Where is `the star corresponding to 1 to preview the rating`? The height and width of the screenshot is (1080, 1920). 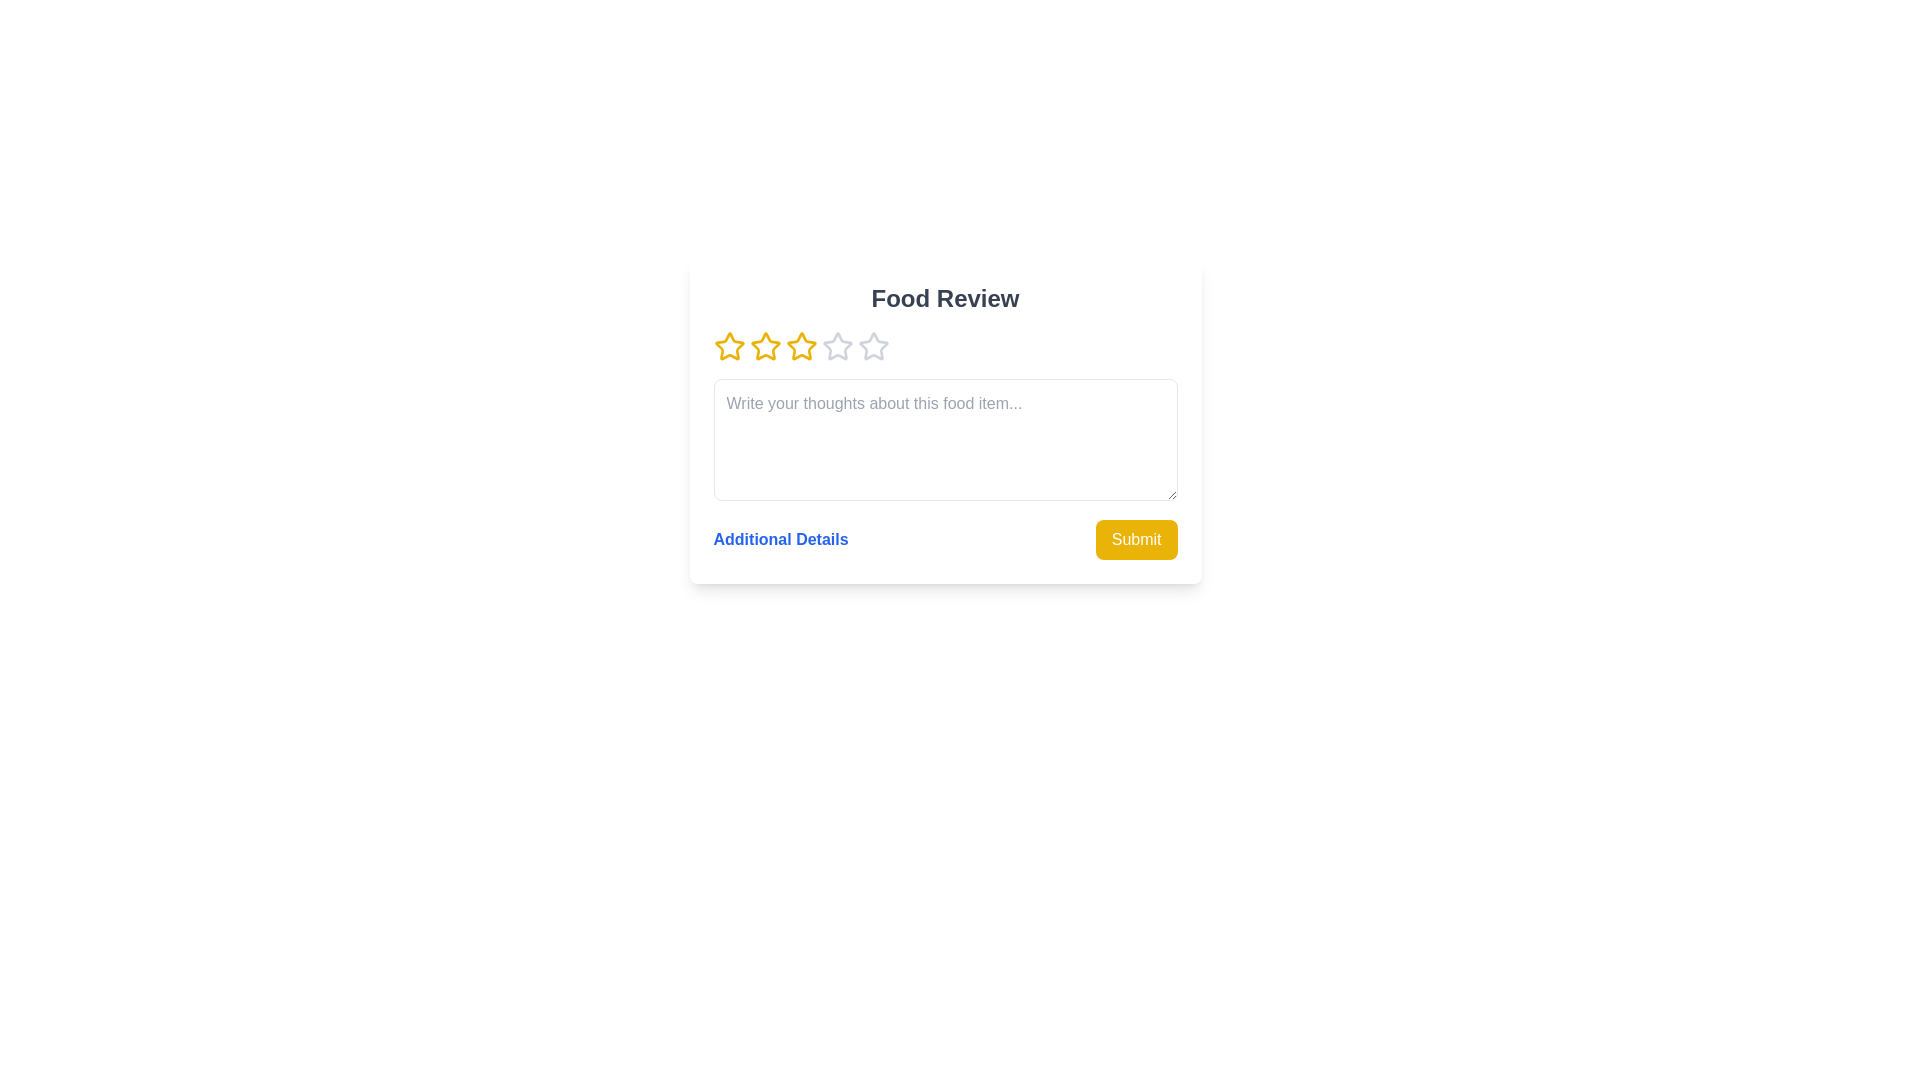 the star corresponding to 1 to preview the rating is located at coordinates (728, 346).